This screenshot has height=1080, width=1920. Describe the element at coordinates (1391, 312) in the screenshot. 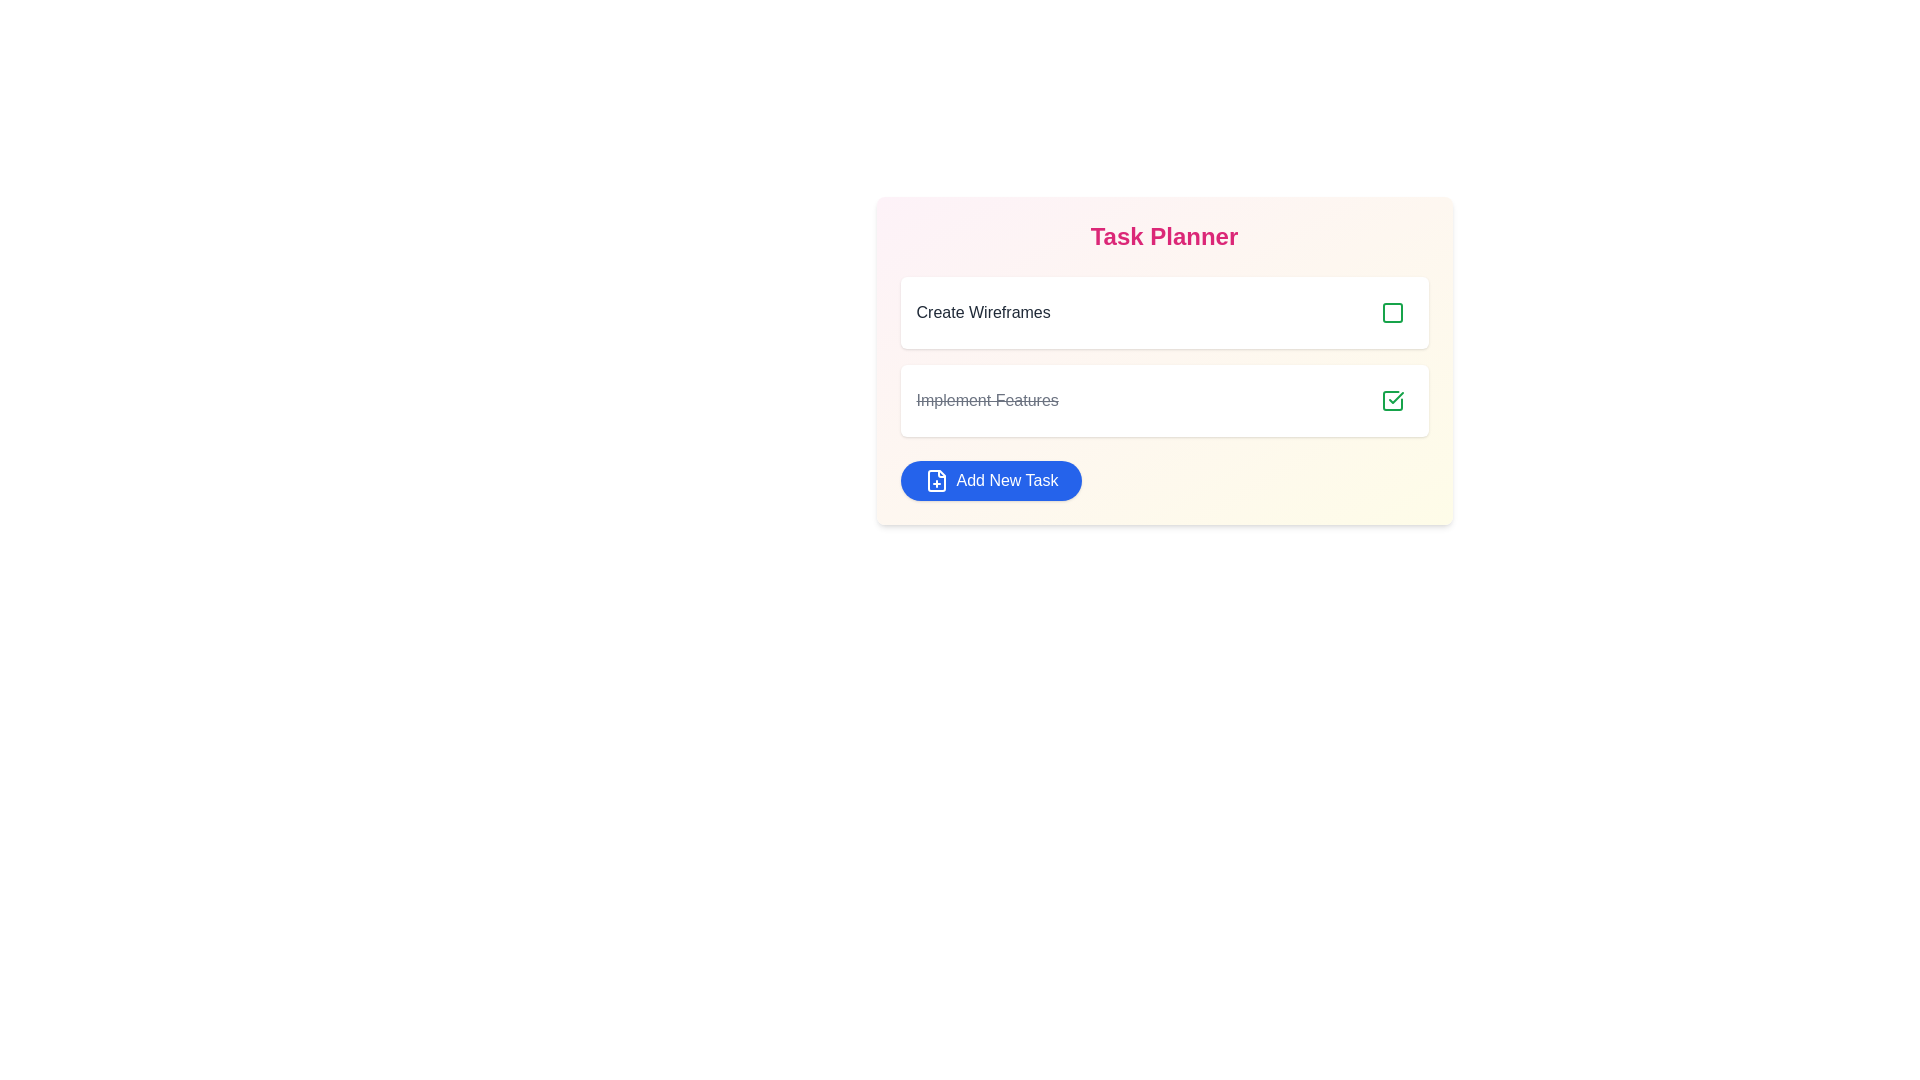

I see `the interactive icon in the top-right corner of the 'Create Wireframes' task card` at that location.